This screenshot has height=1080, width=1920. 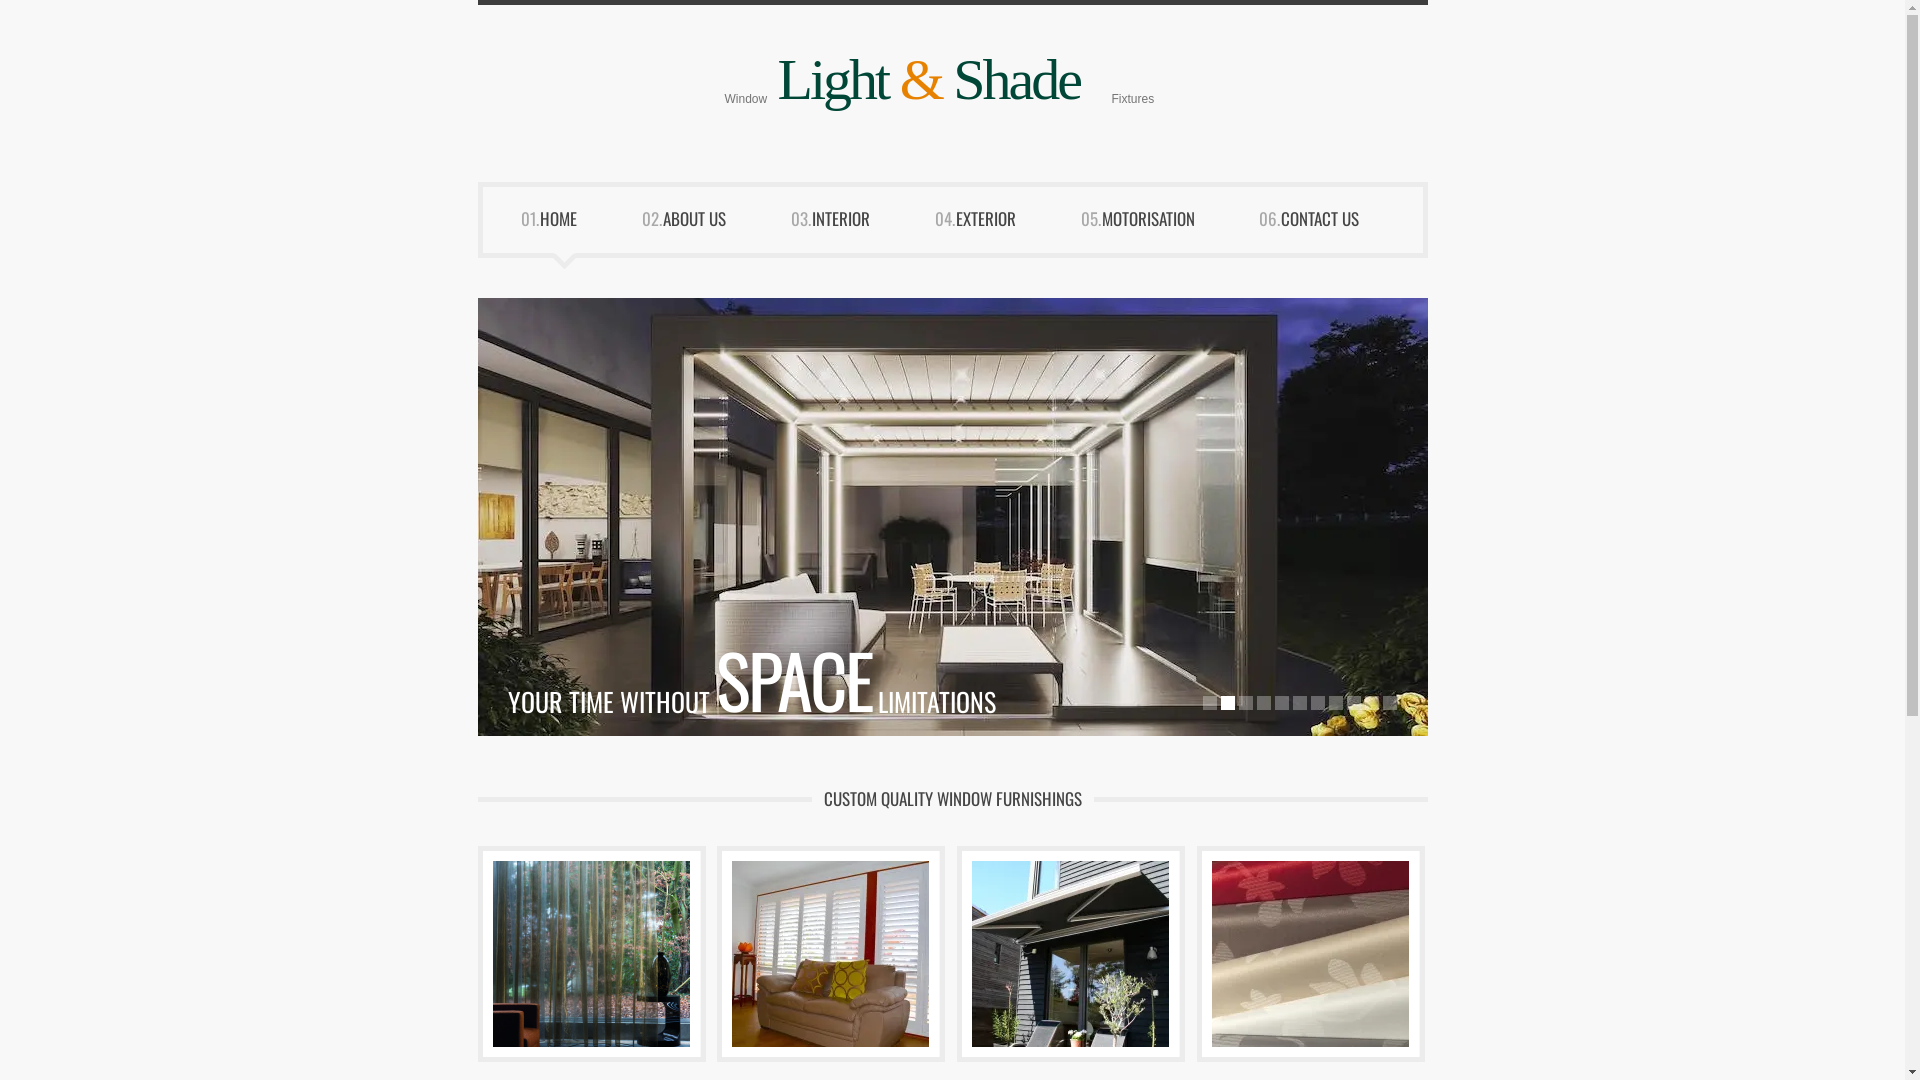 I want to click on 'Permanent Link to Awnings', so click(x=961, y=952).